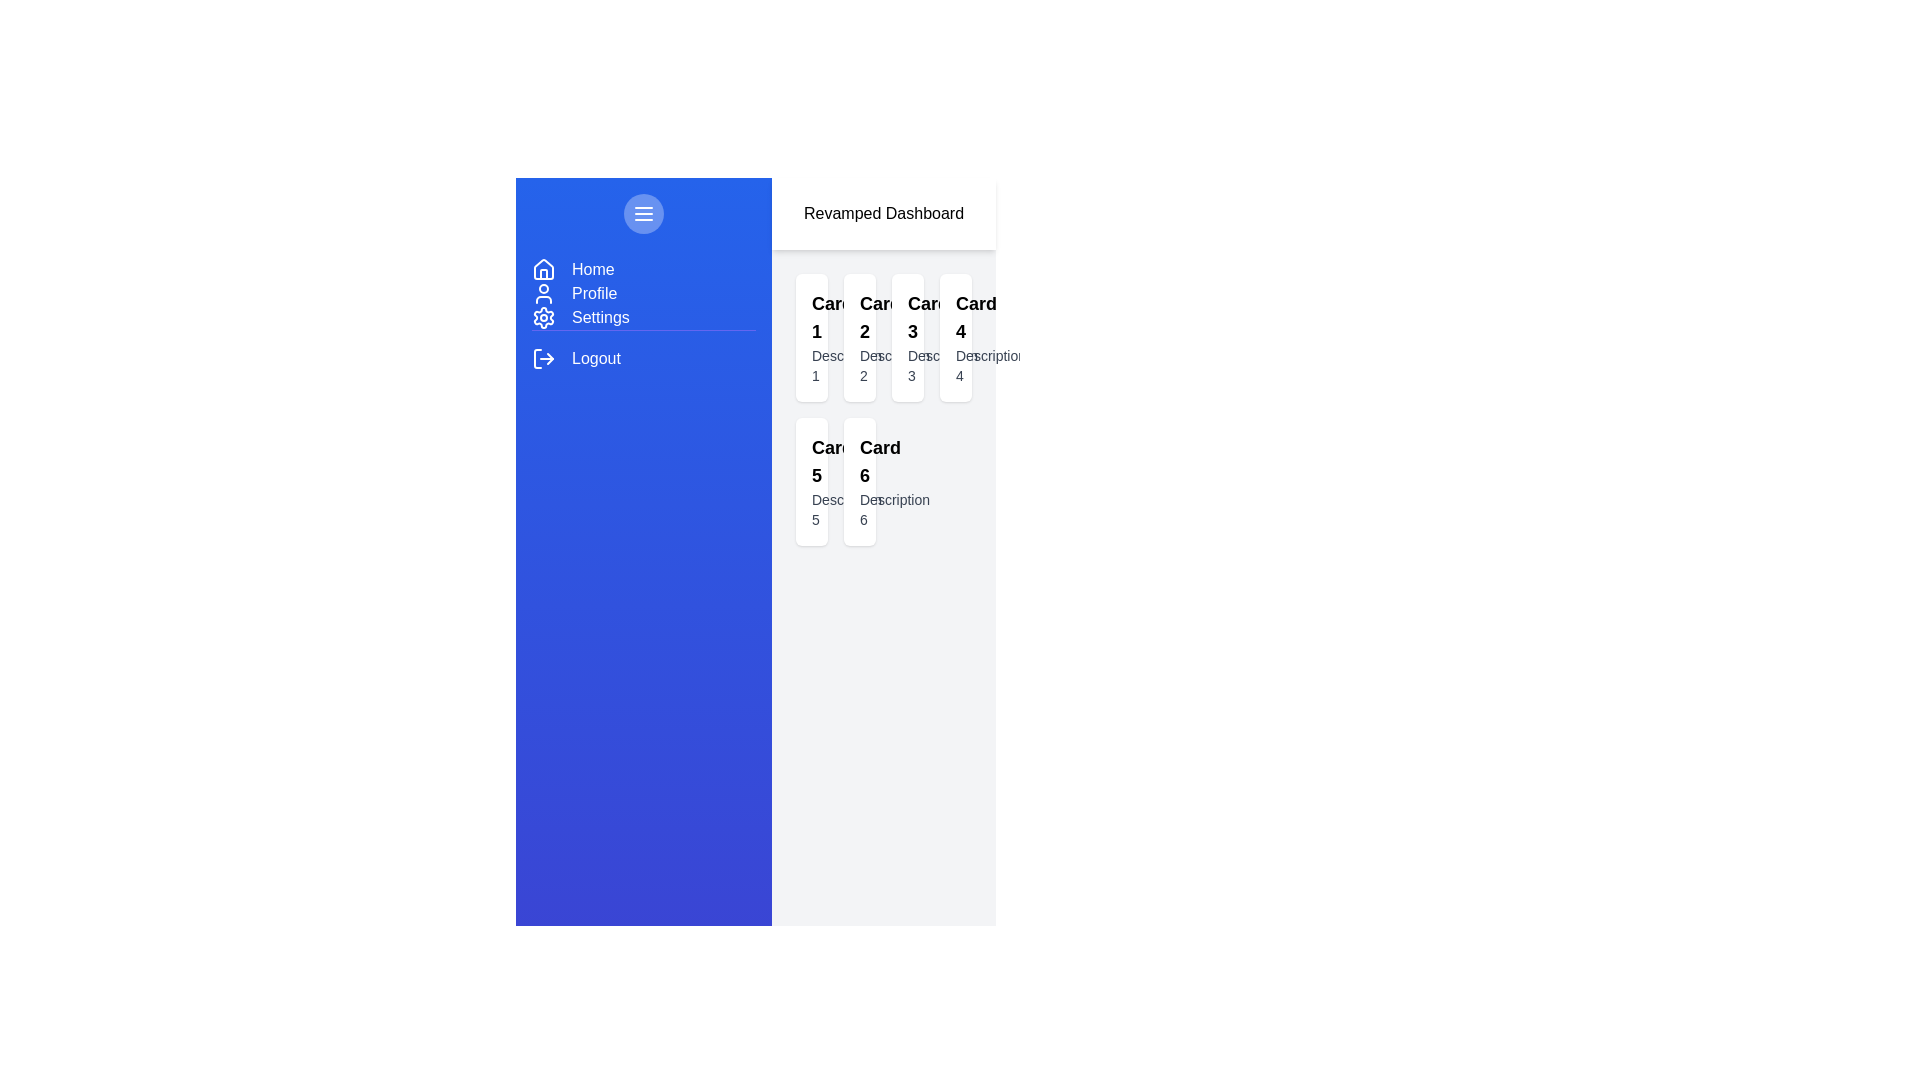  What do you see at coordinates (543, 270) in the screenshot?
I see `the house icon, which is a line-drawing styled icon with a triangular roof and rectangular base, located to the left of the 'Home' text in the vertical menu` at bounding box center [543, 270].